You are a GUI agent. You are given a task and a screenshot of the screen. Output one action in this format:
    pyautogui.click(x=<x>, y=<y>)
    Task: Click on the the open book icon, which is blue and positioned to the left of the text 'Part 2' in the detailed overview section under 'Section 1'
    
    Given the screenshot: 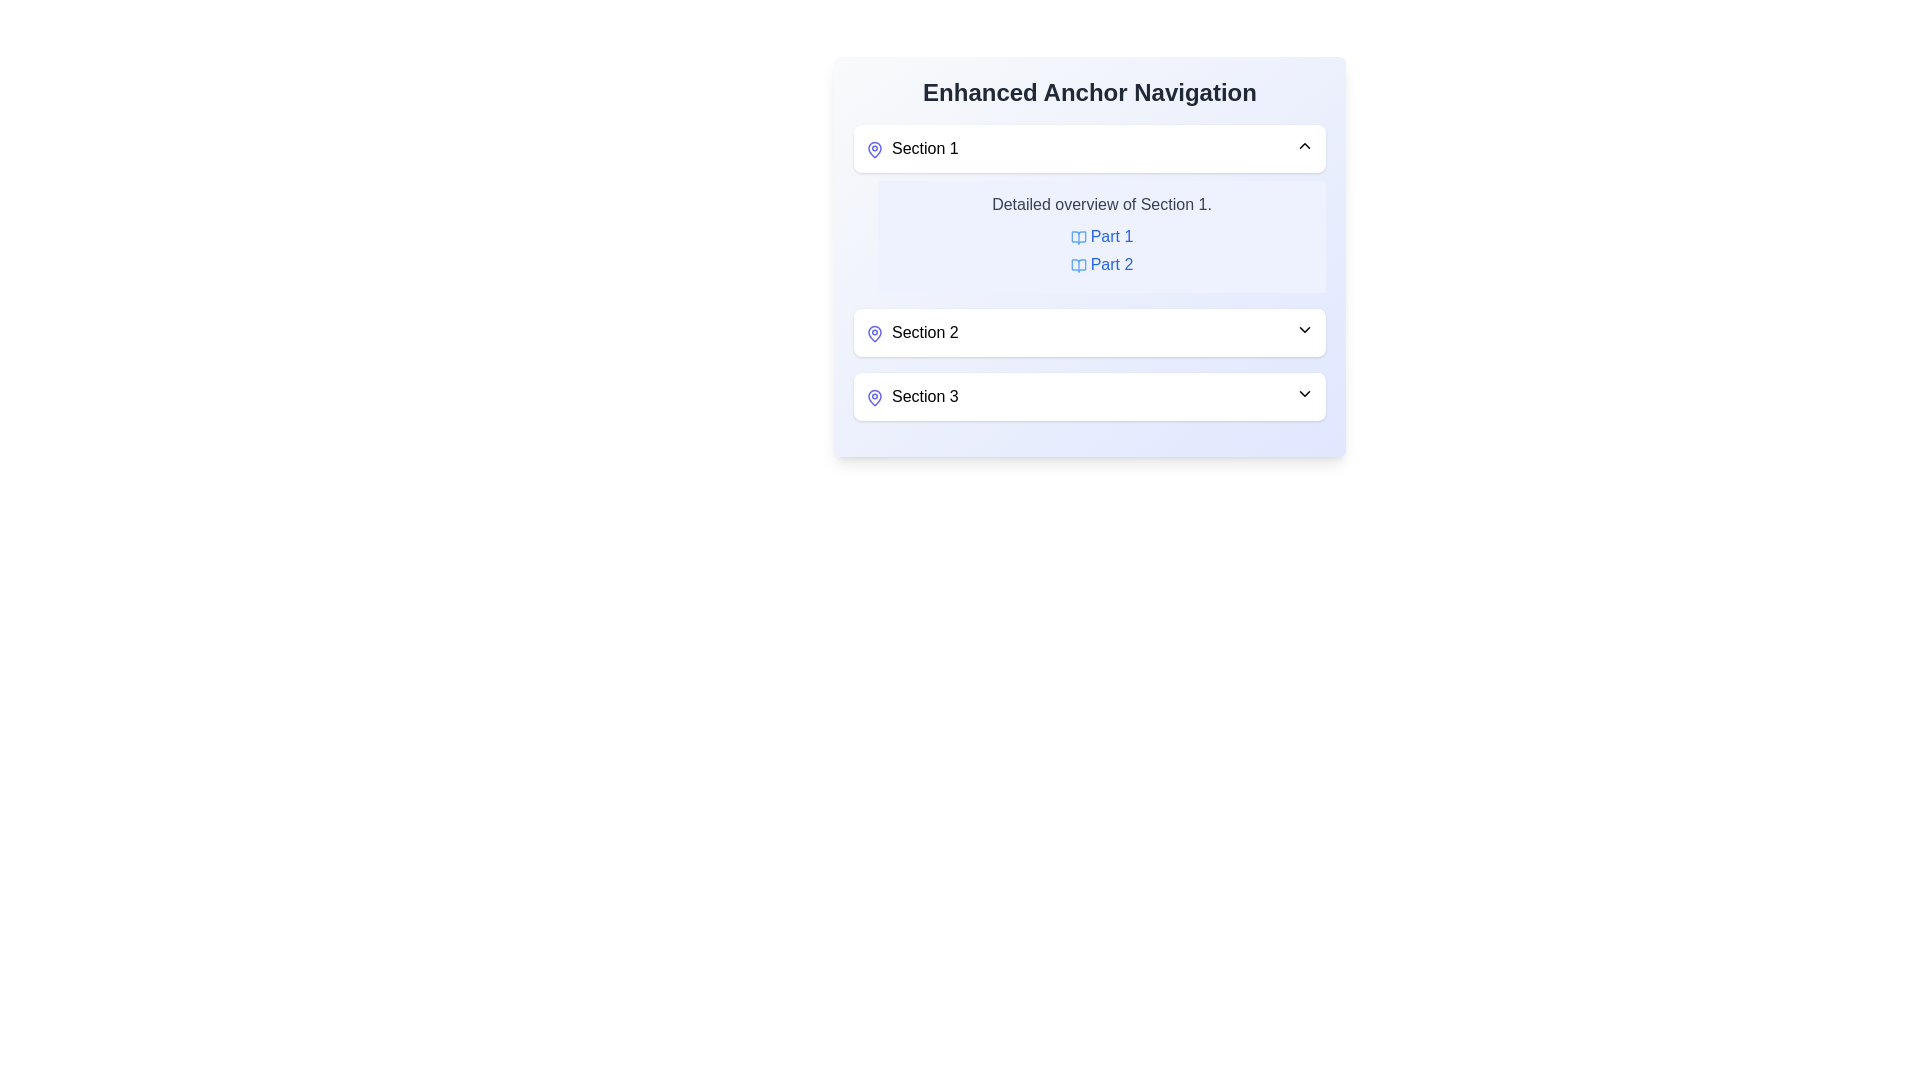 What is the action you would take?
    pyautogui.click(x=1077, y=264)
    